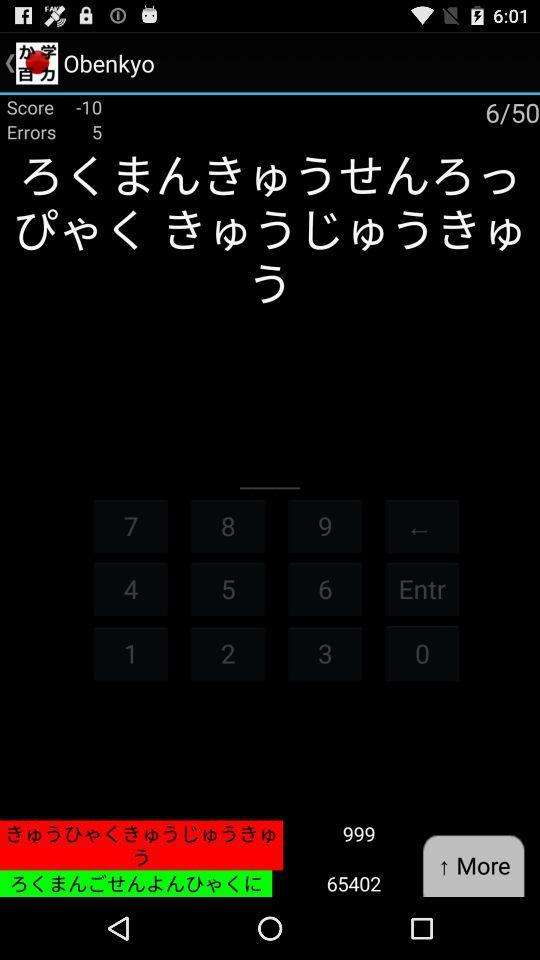  What do you see at coordinates (325, 652) in the screenshot?
I see `item below the 6` at bounding box center [325, 652].